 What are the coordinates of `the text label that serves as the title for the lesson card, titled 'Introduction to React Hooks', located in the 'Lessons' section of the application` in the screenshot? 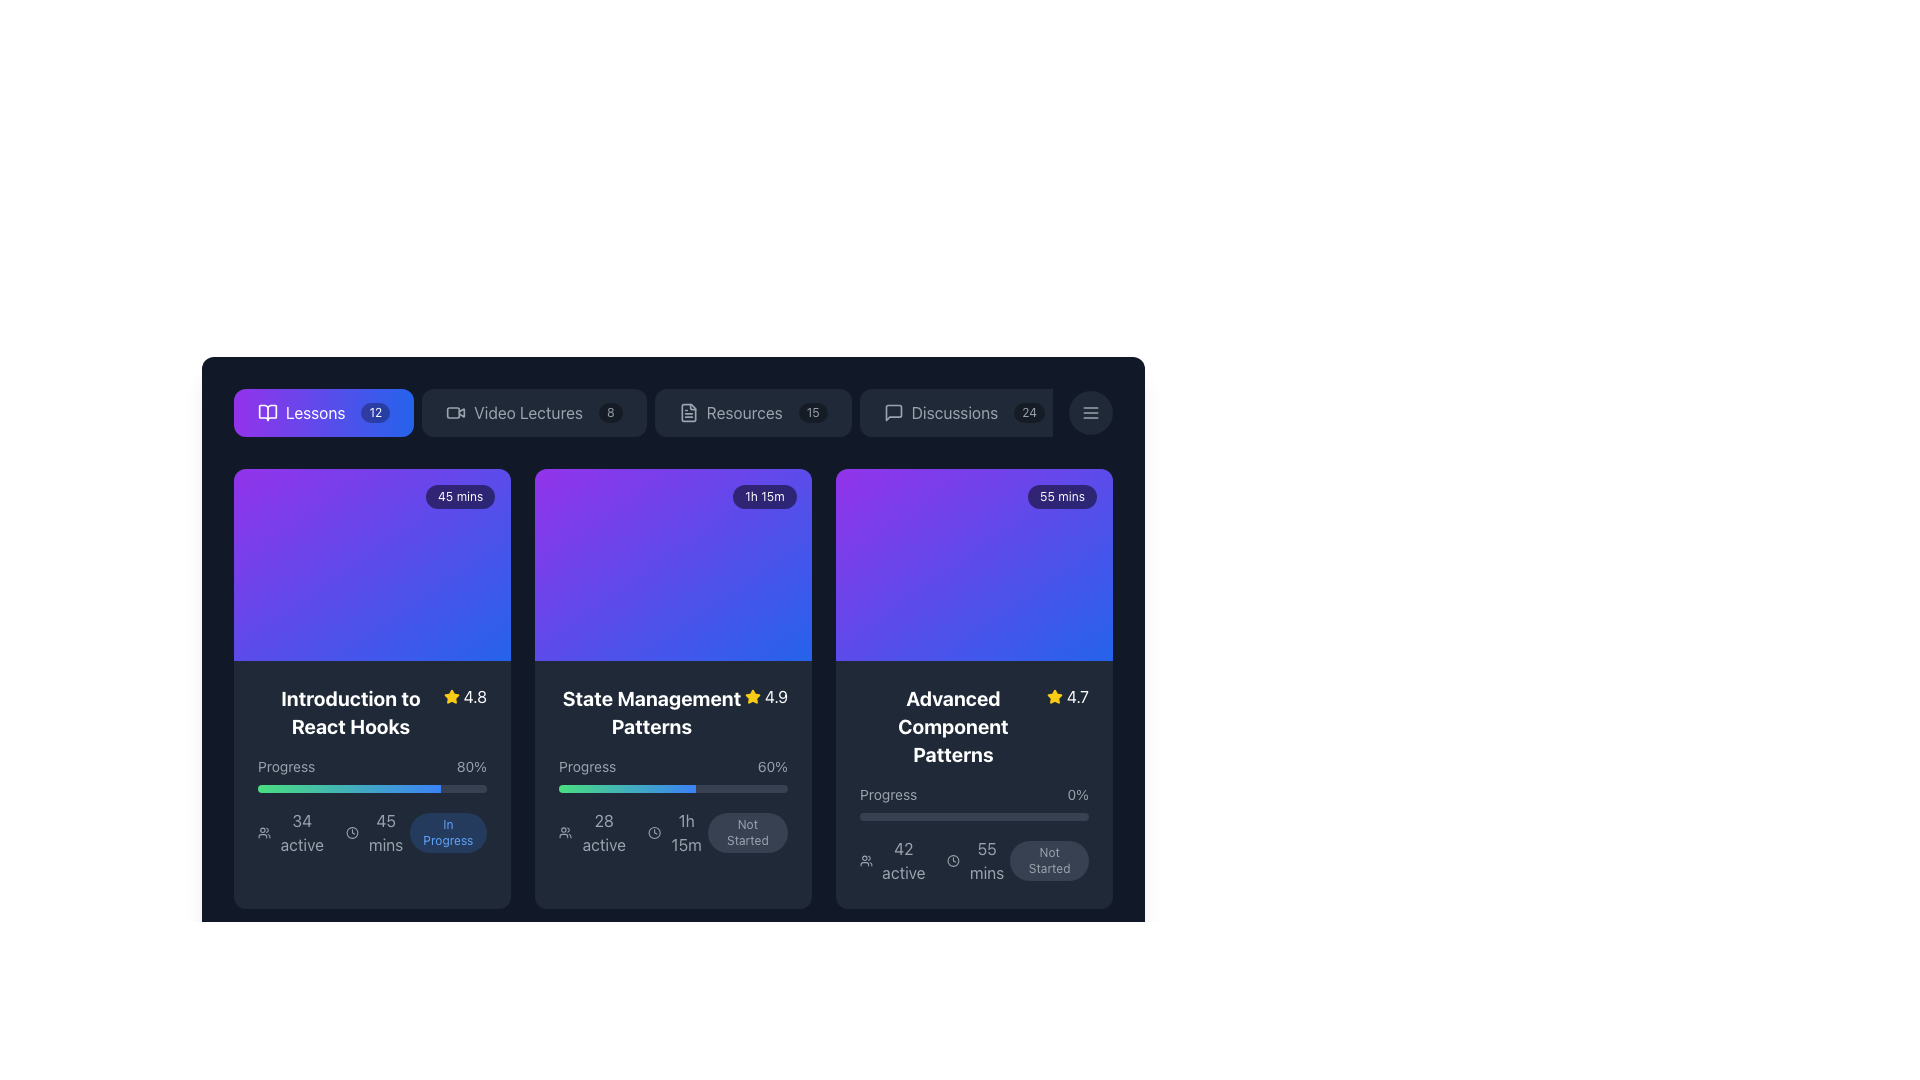 It's located at (350, 712).